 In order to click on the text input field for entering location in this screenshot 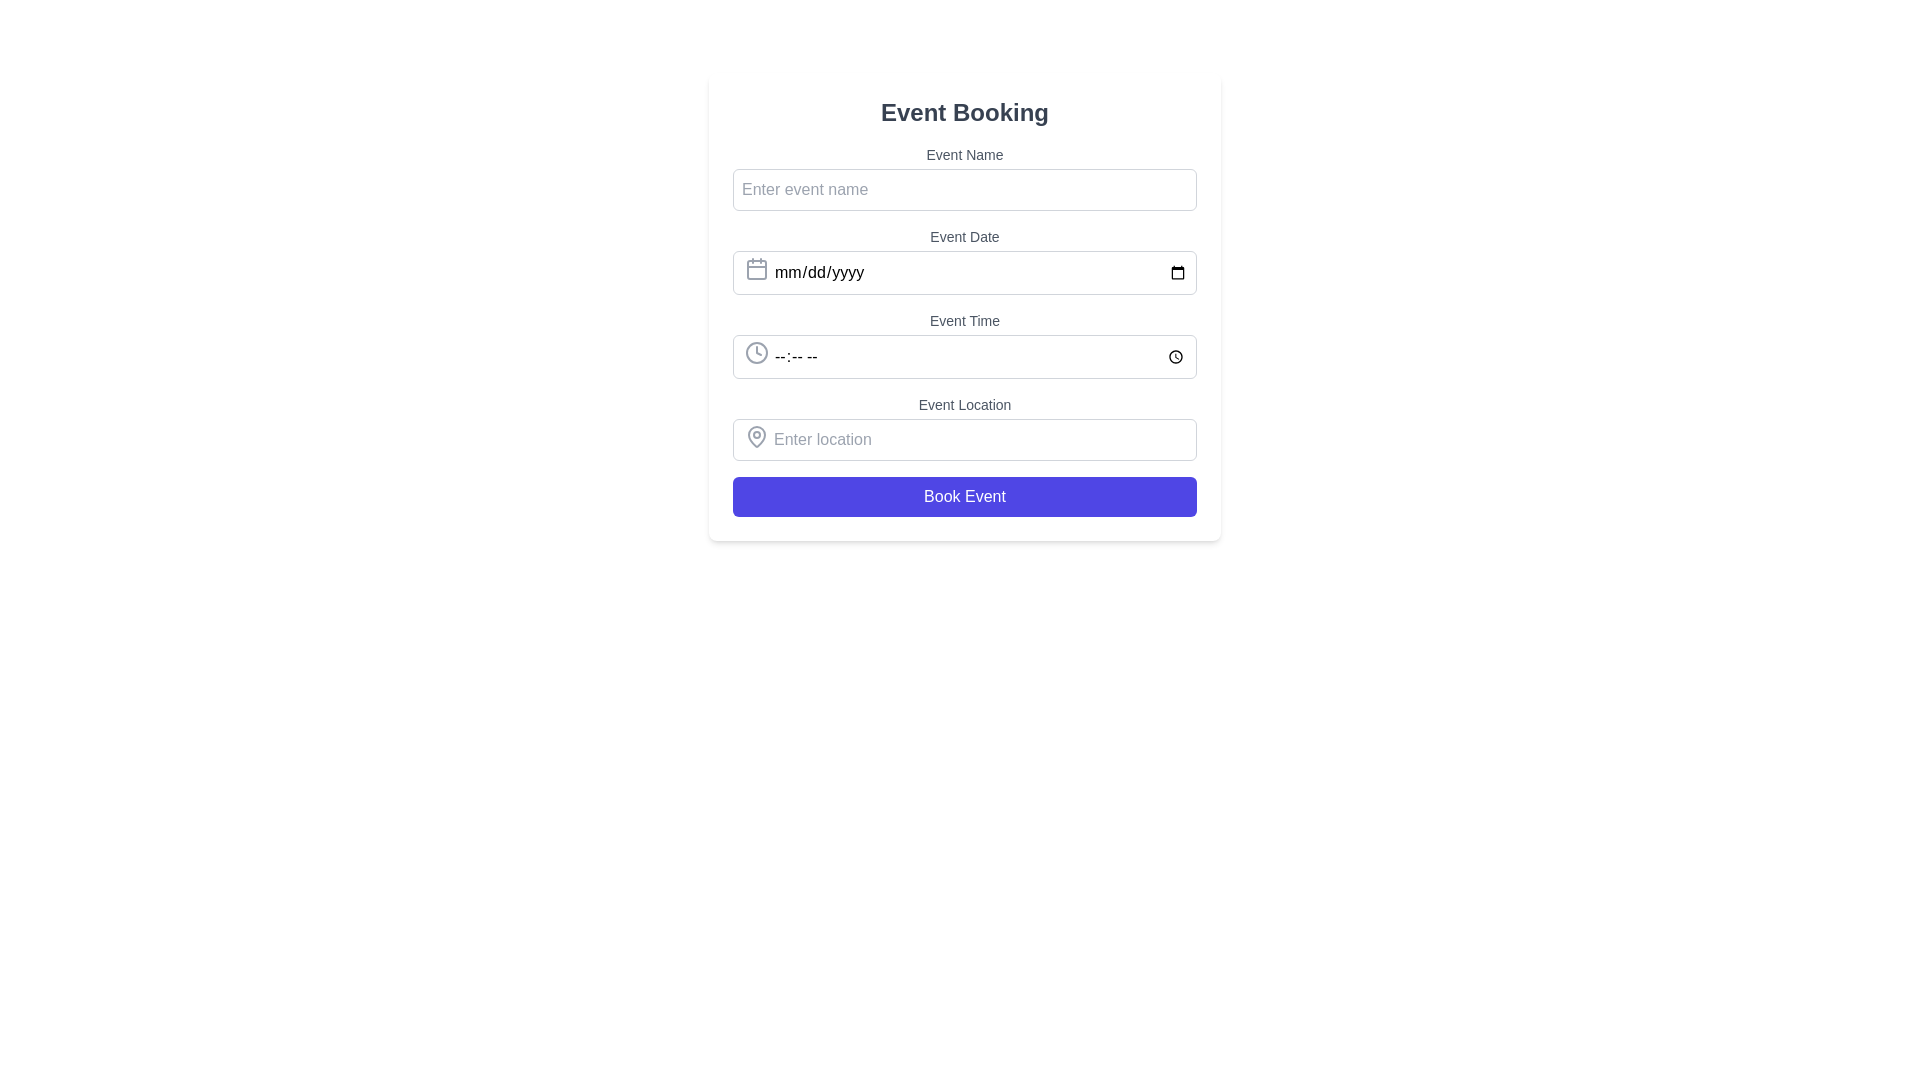, I will do `click(964, 437)`.